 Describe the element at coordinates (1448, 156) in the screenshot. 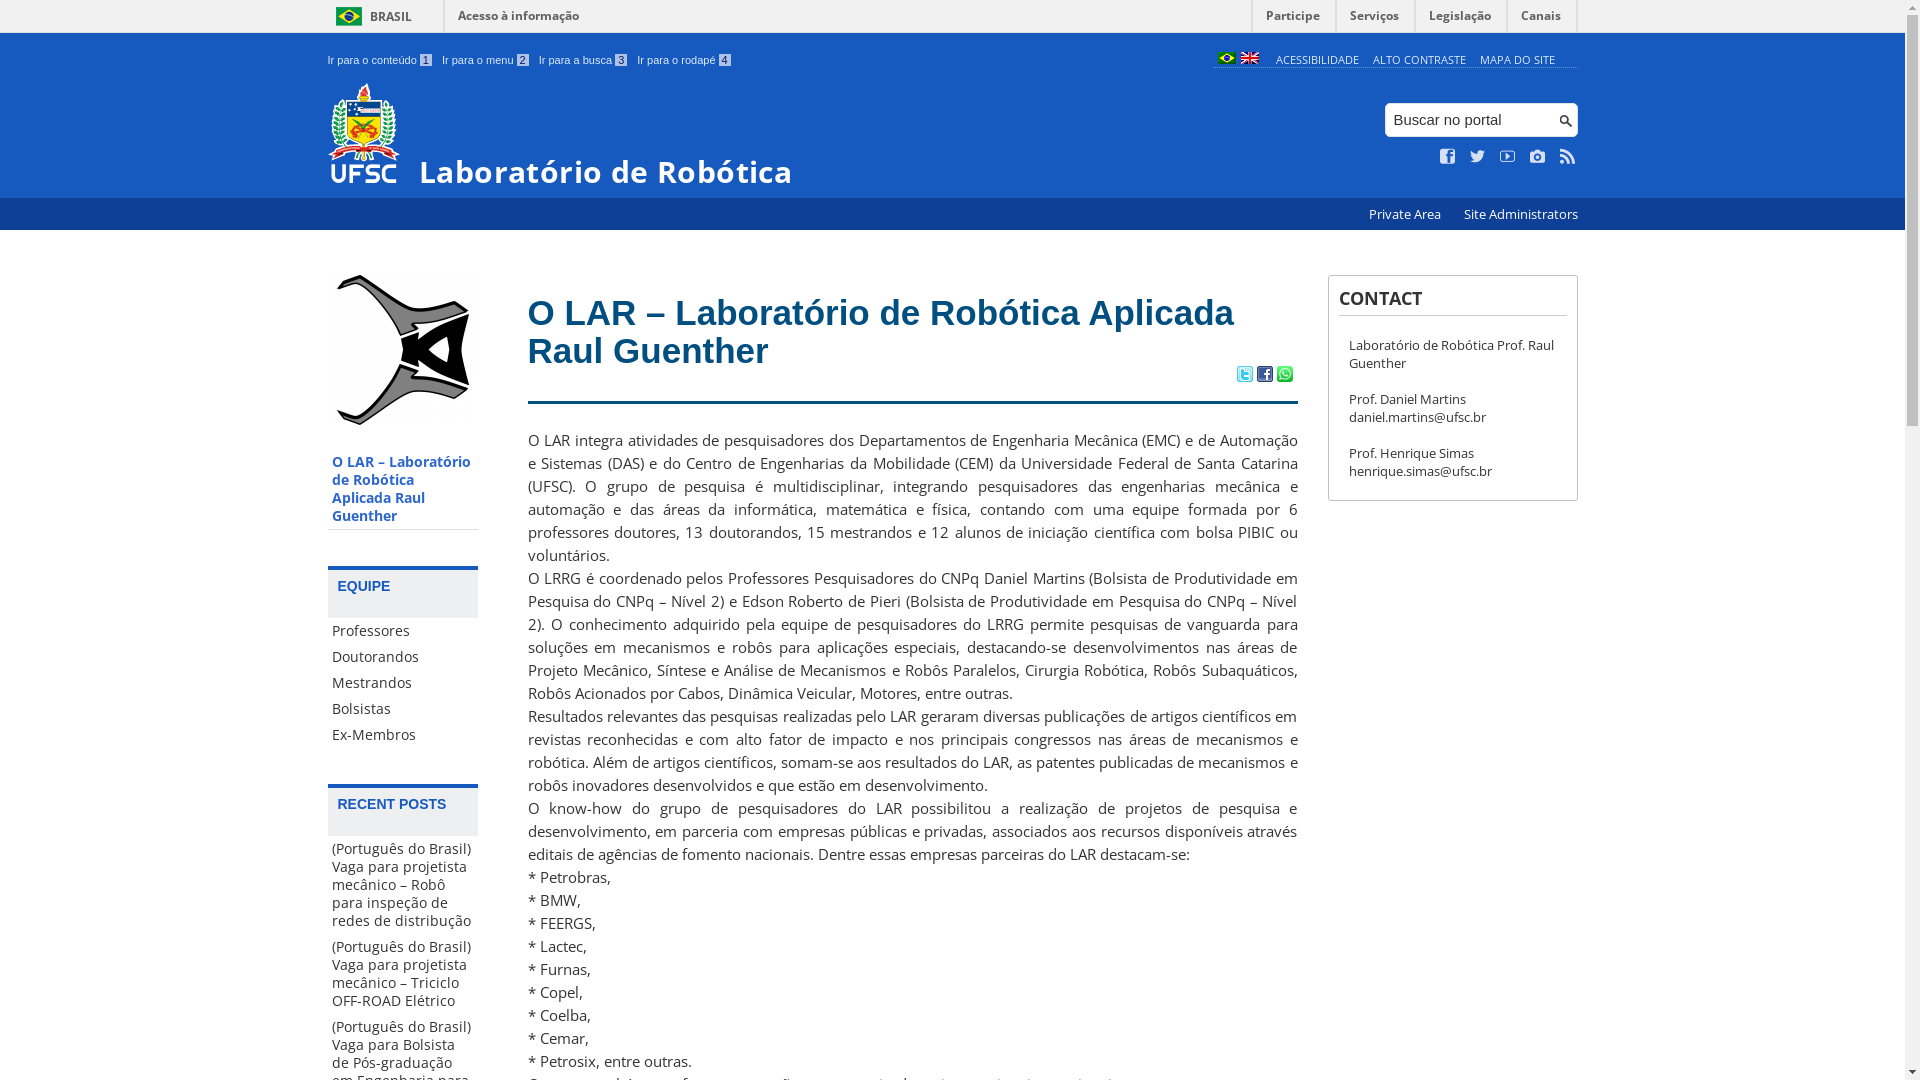

I see `'Curta no Facebook'` at that location.